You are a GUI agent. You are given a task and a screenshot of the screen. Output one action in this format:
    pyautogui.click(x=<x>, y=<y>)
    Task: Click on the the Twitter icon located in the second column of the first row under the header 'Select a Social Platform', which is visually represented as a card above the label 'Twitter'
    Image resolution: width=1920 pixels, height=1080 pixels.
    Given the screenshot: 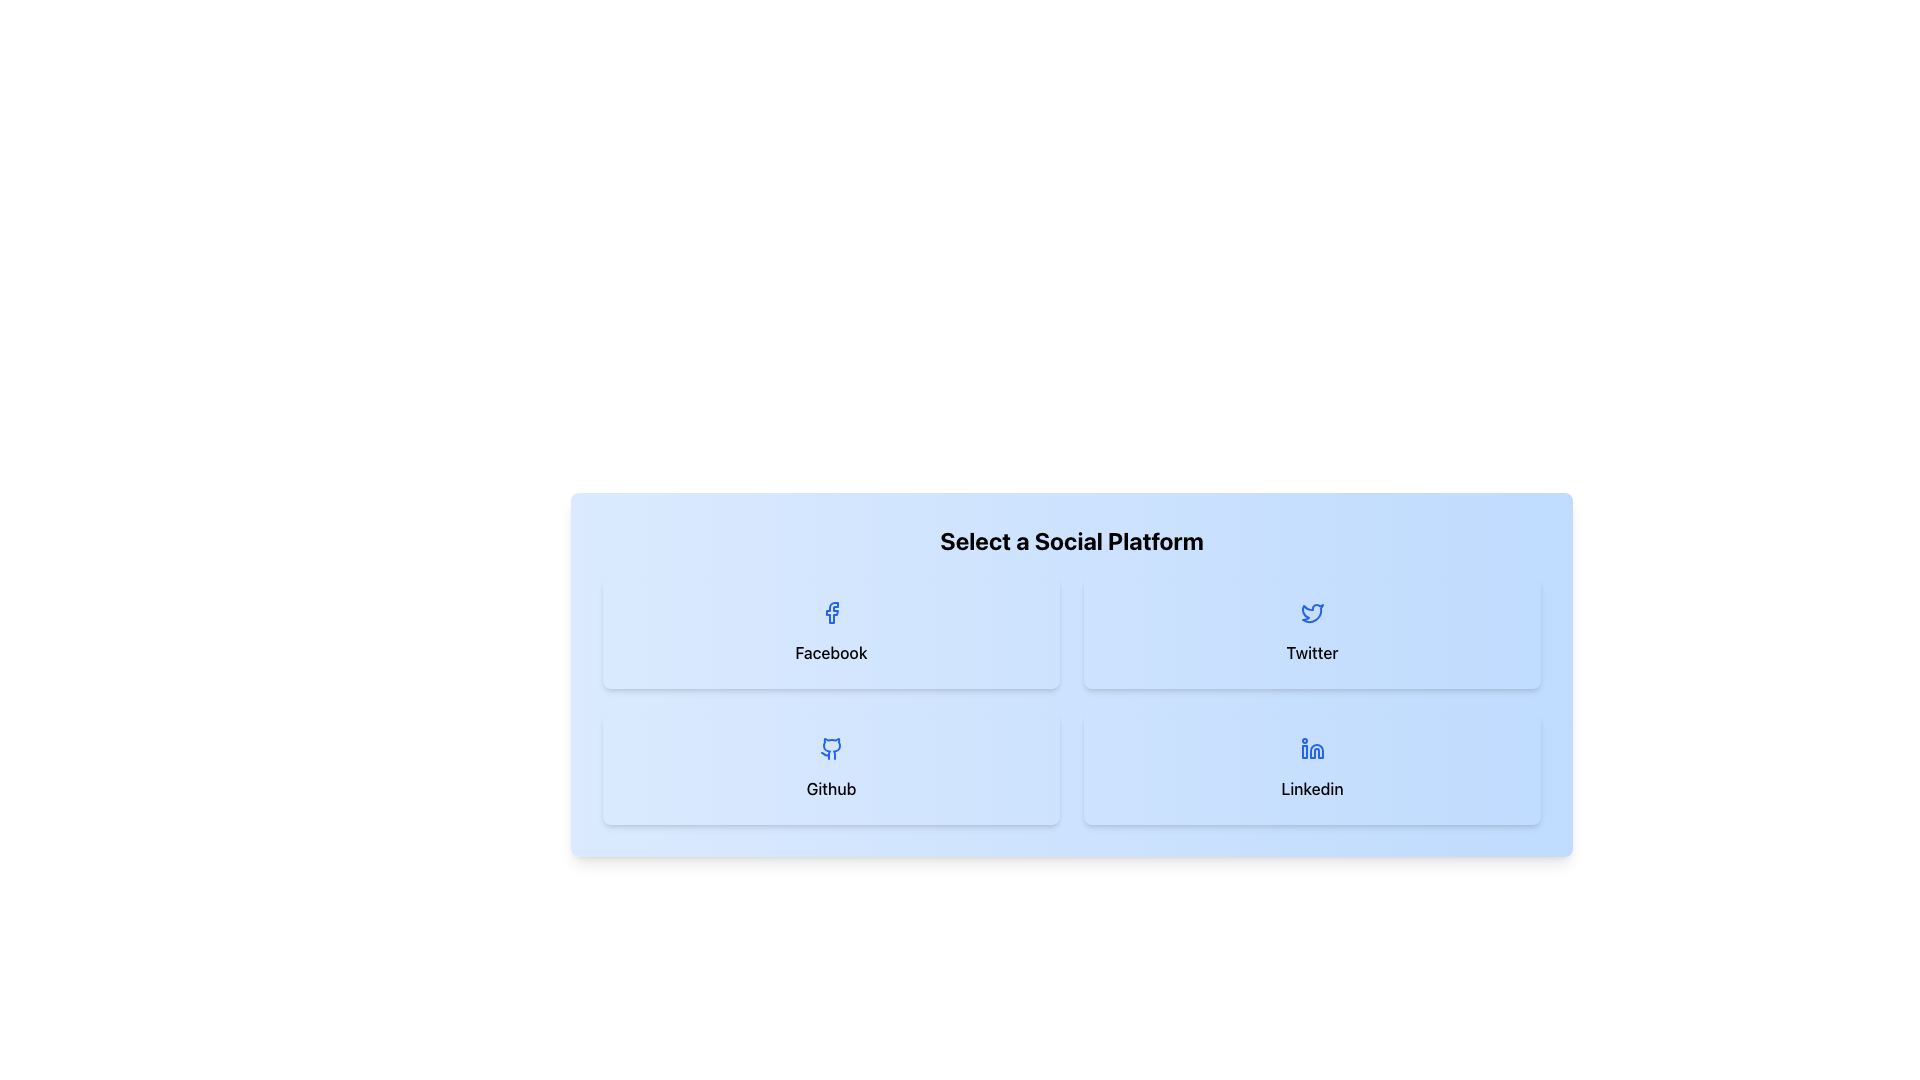 What is the action you would take?
    pyautogui.click(x=1312, y=612)
    